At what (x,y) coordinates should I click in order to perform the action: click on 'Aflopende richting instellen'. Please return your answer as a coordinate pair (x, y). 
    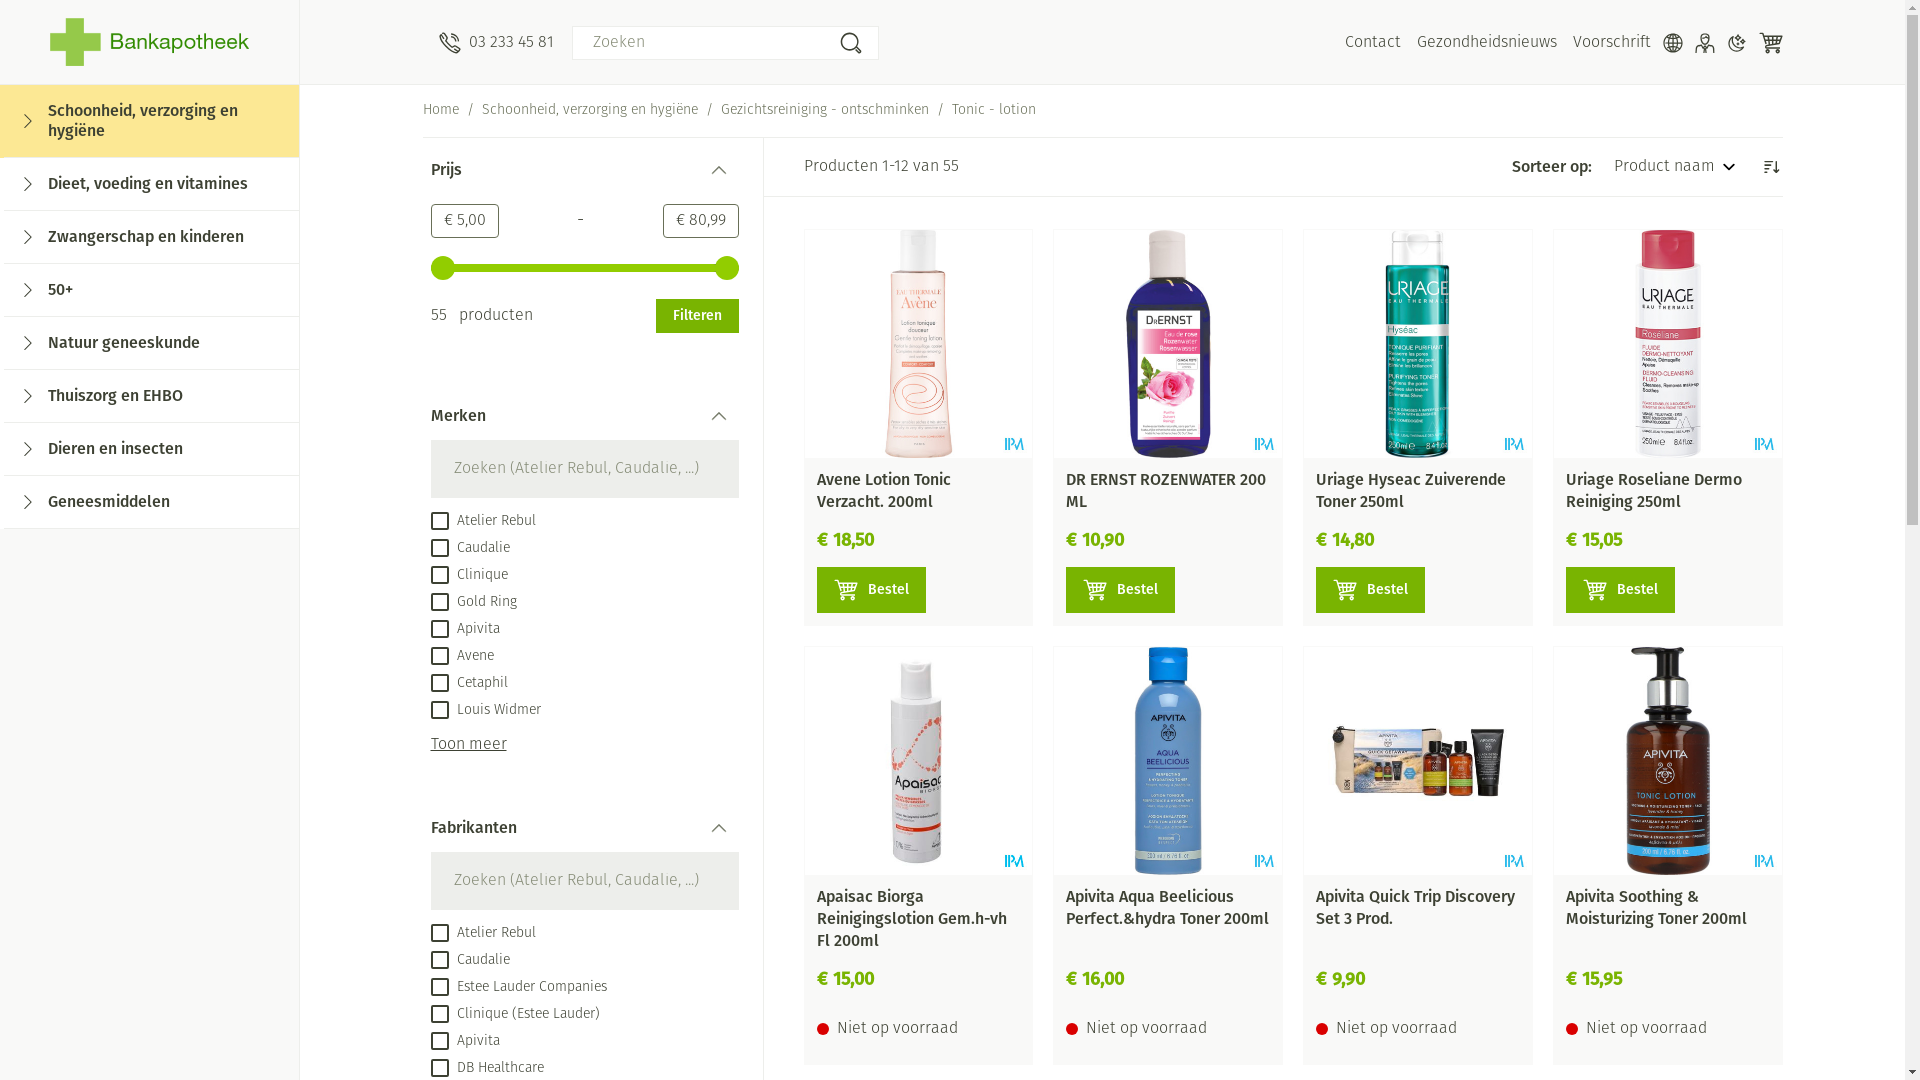
    Looking at the image, I should click on (1756, 165).